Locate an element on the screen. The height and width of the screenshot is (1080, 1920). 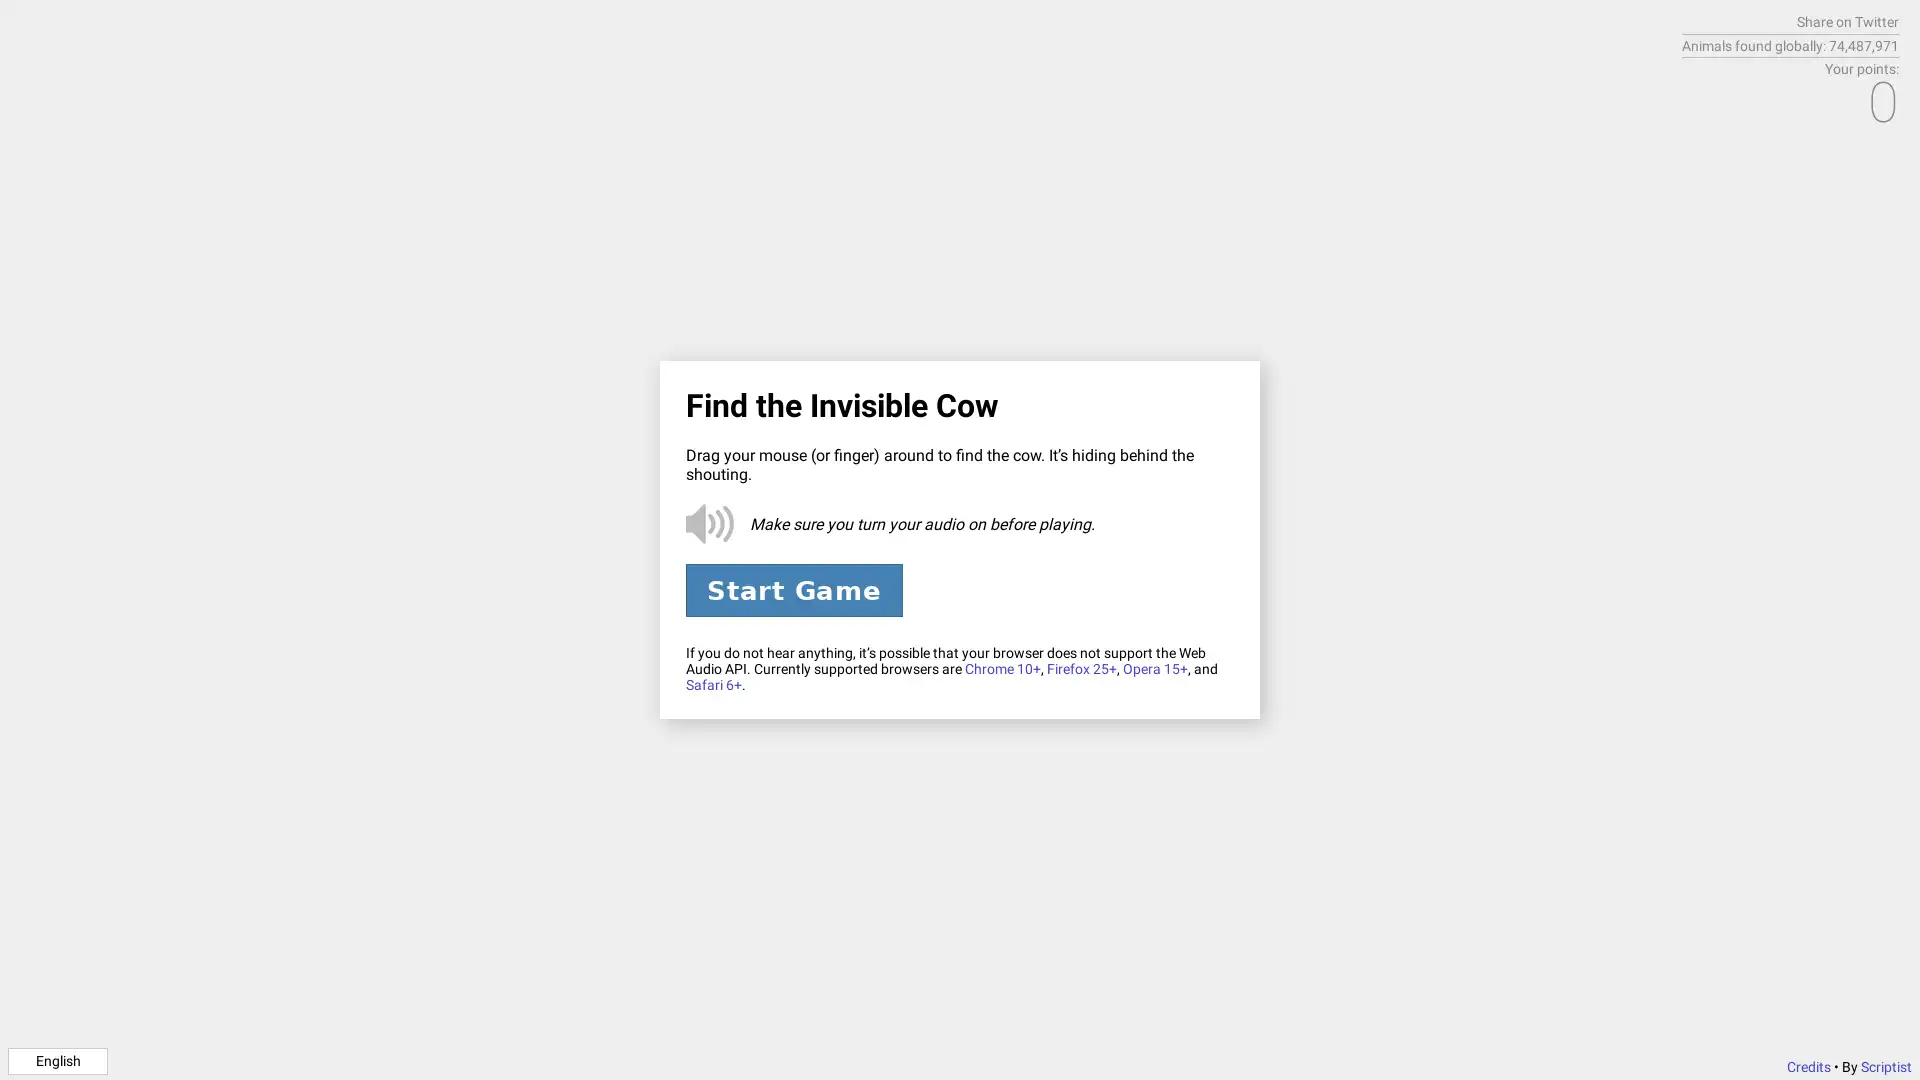
Start Game is located at coordinates (792, 589).